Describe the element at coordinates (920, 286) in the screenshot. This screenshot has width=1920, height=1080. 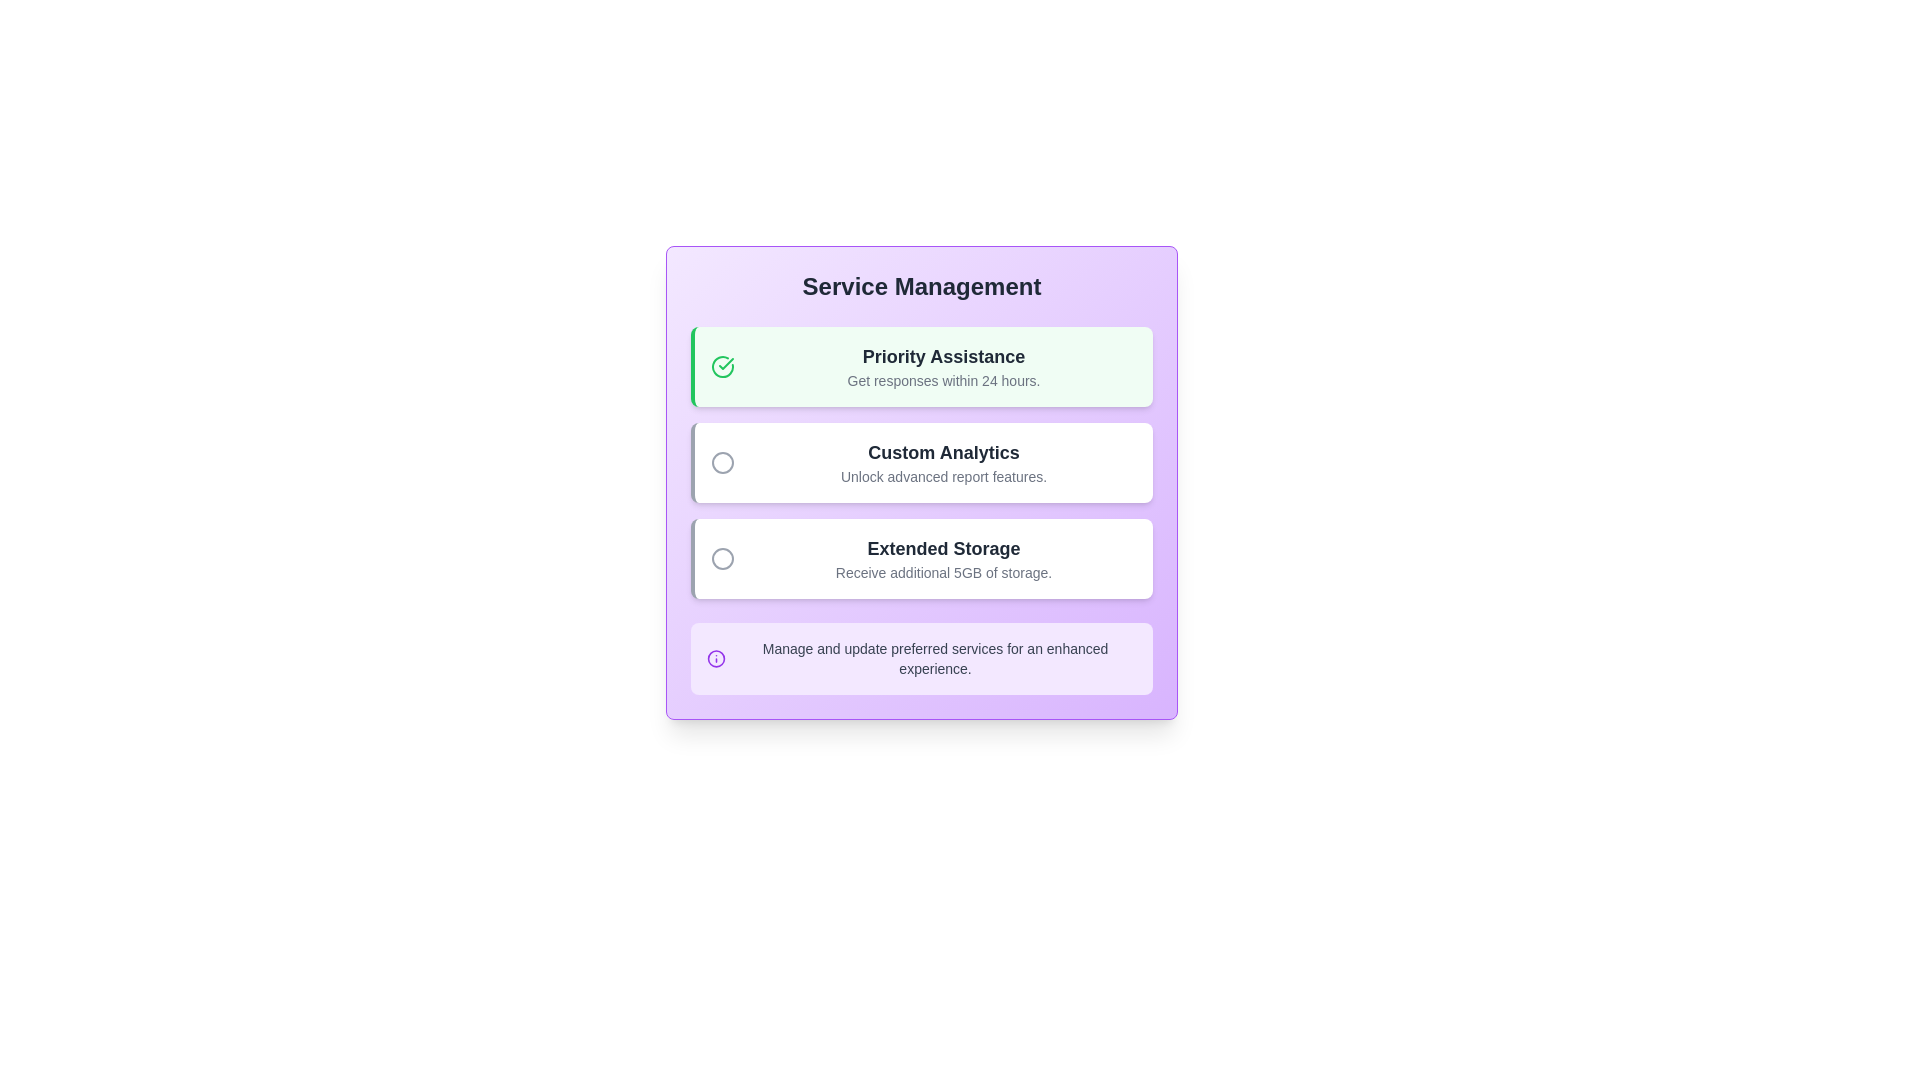
I see `the 'Service Management' static text header, which is a bold header located at the top inside a purple gradient box` at that location.